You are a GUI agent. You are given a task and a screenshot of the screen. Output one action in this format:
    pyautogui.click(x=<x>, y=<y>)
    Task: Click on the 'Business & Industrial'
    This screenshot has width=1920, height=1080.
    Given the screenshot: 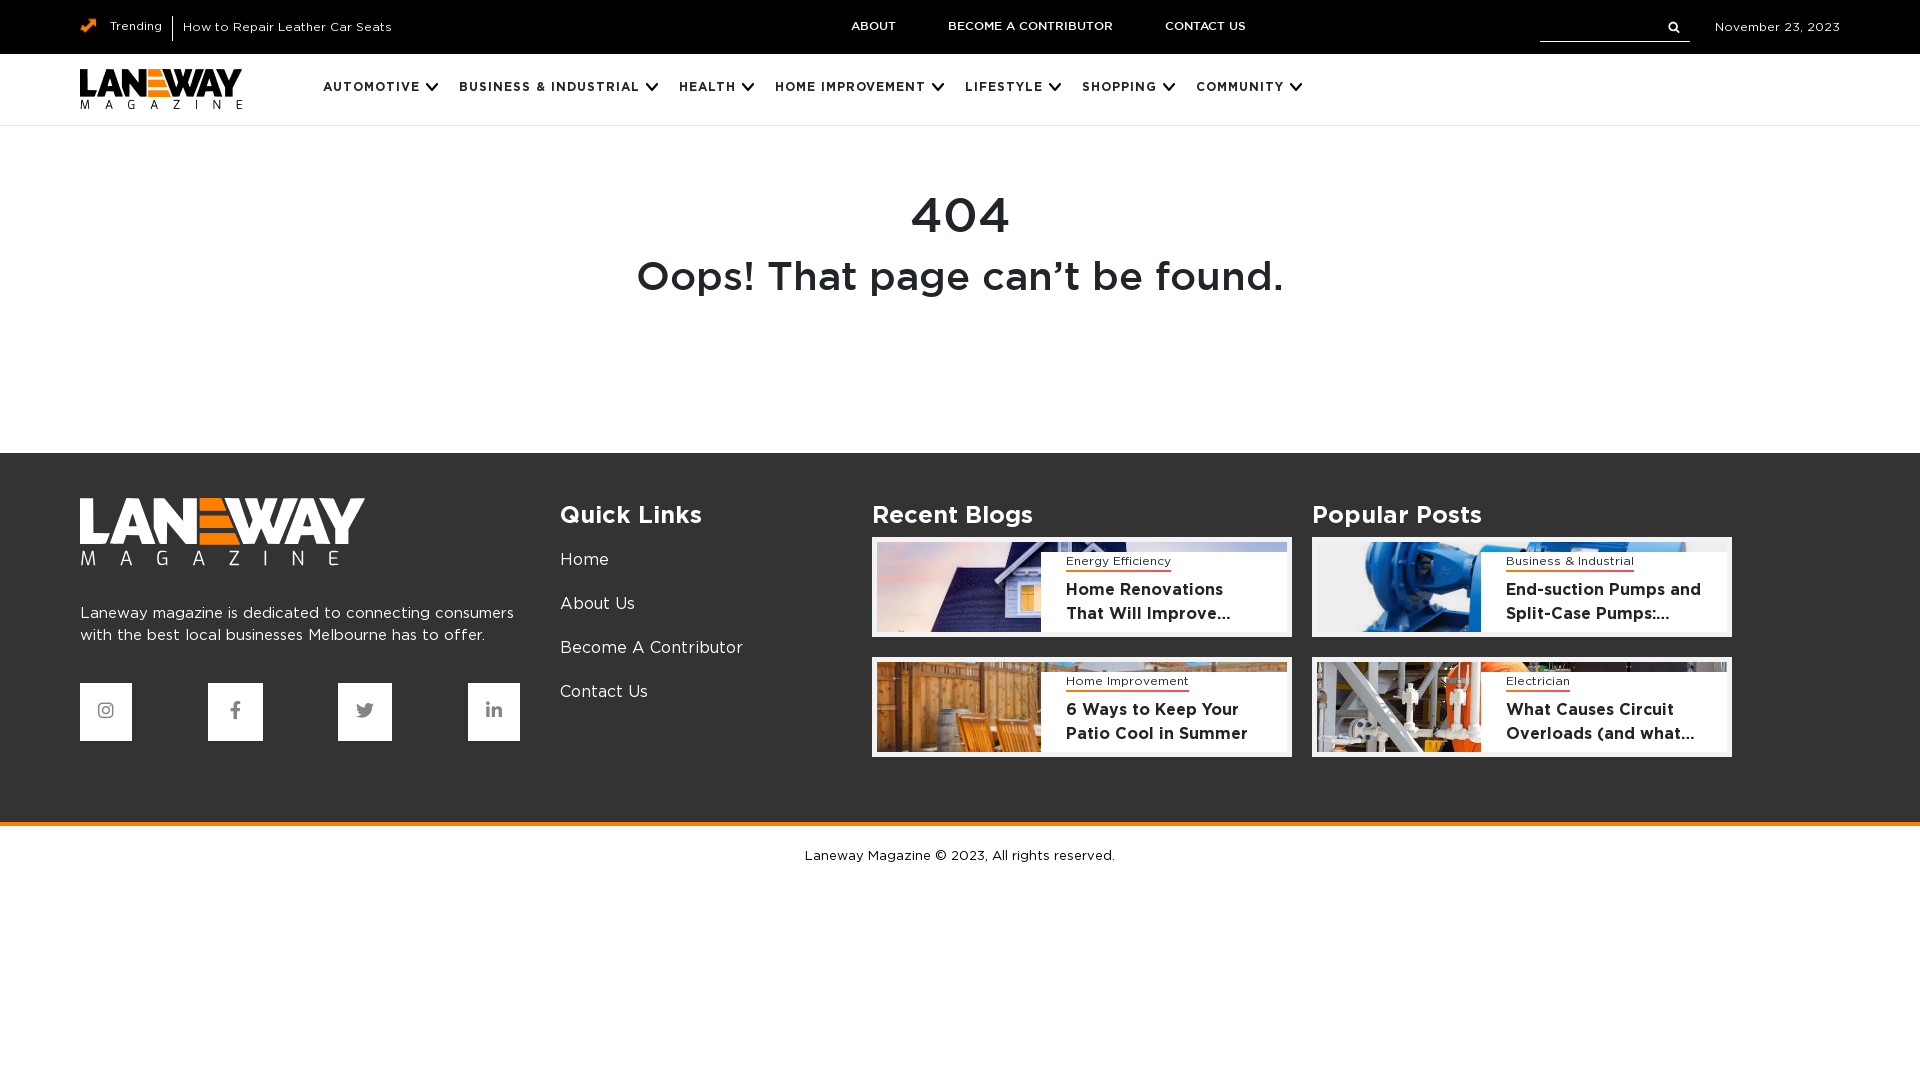 What is the action you would take?
    pyautogui.click(x=1568, y=562)
    